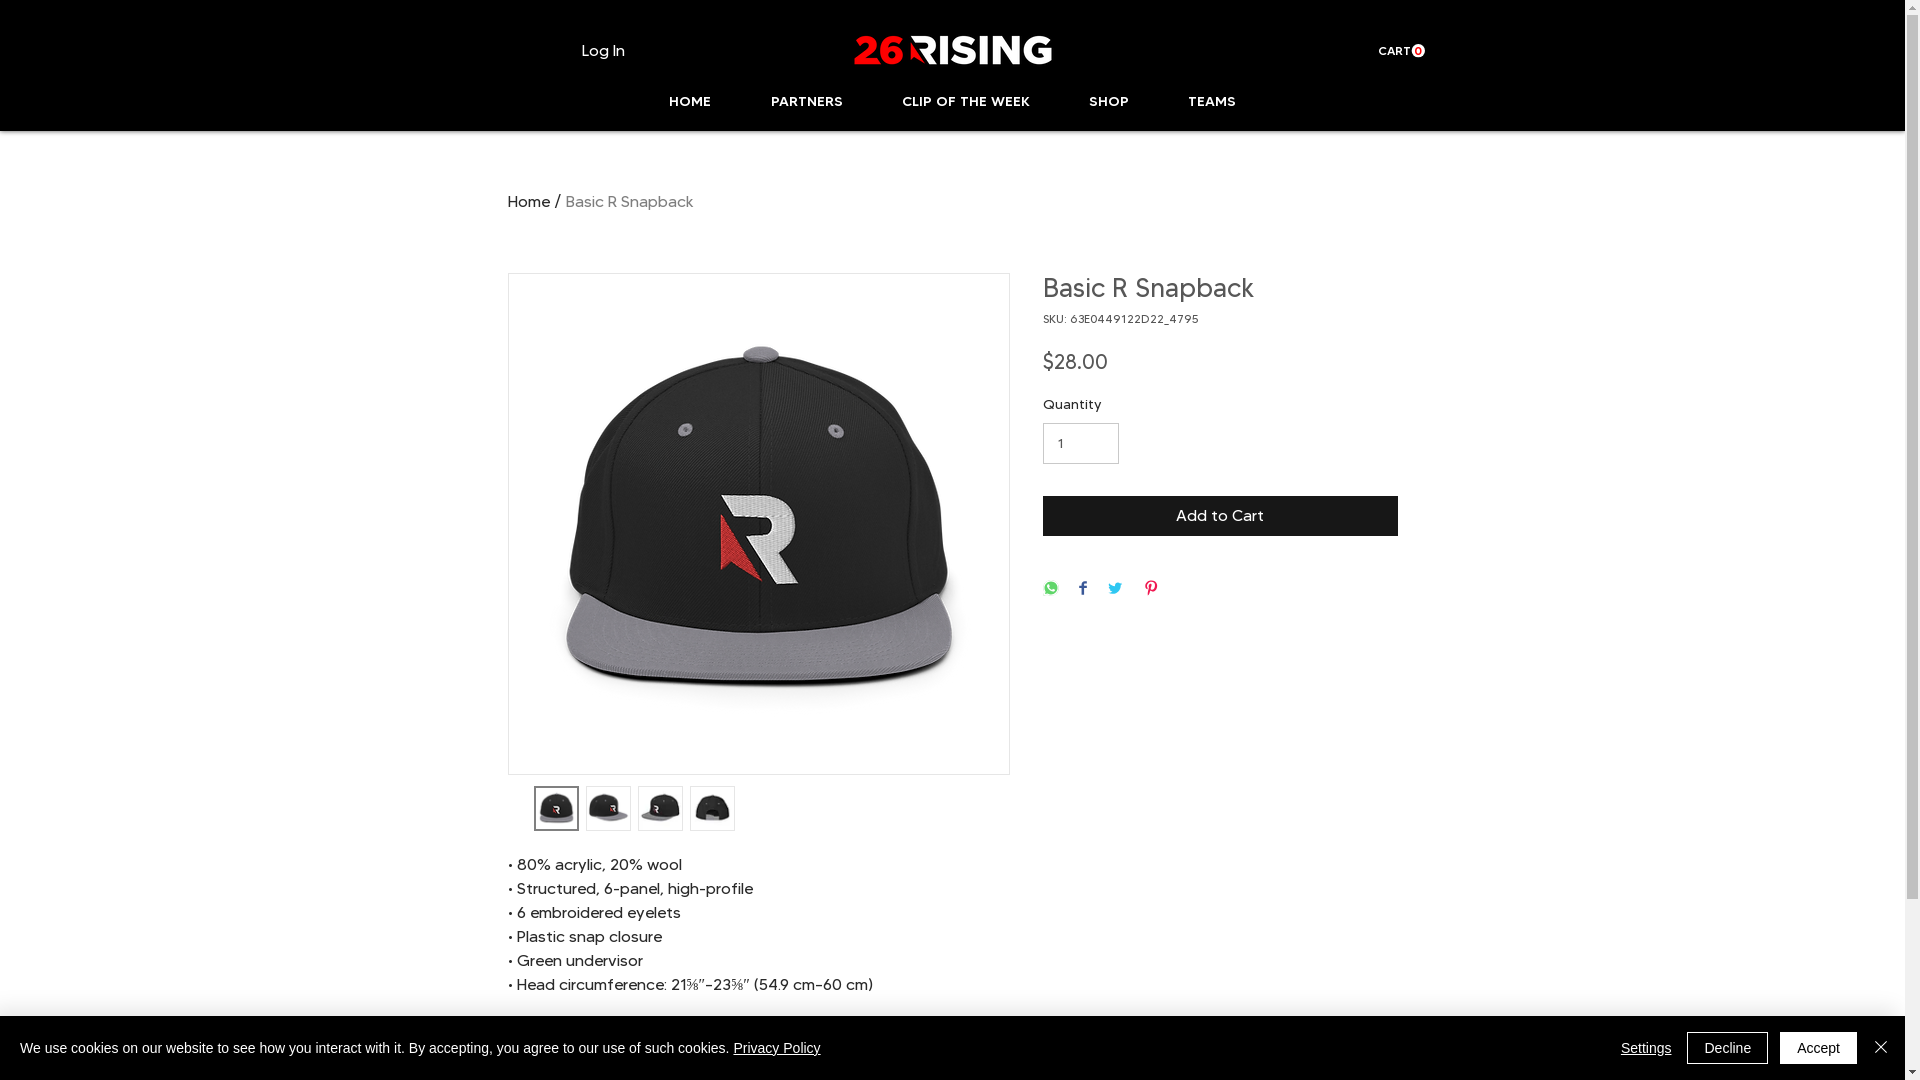 The width and height of the screenshot is (1920, 1080). I want to click on 'SHOP', so click(1108, 101).